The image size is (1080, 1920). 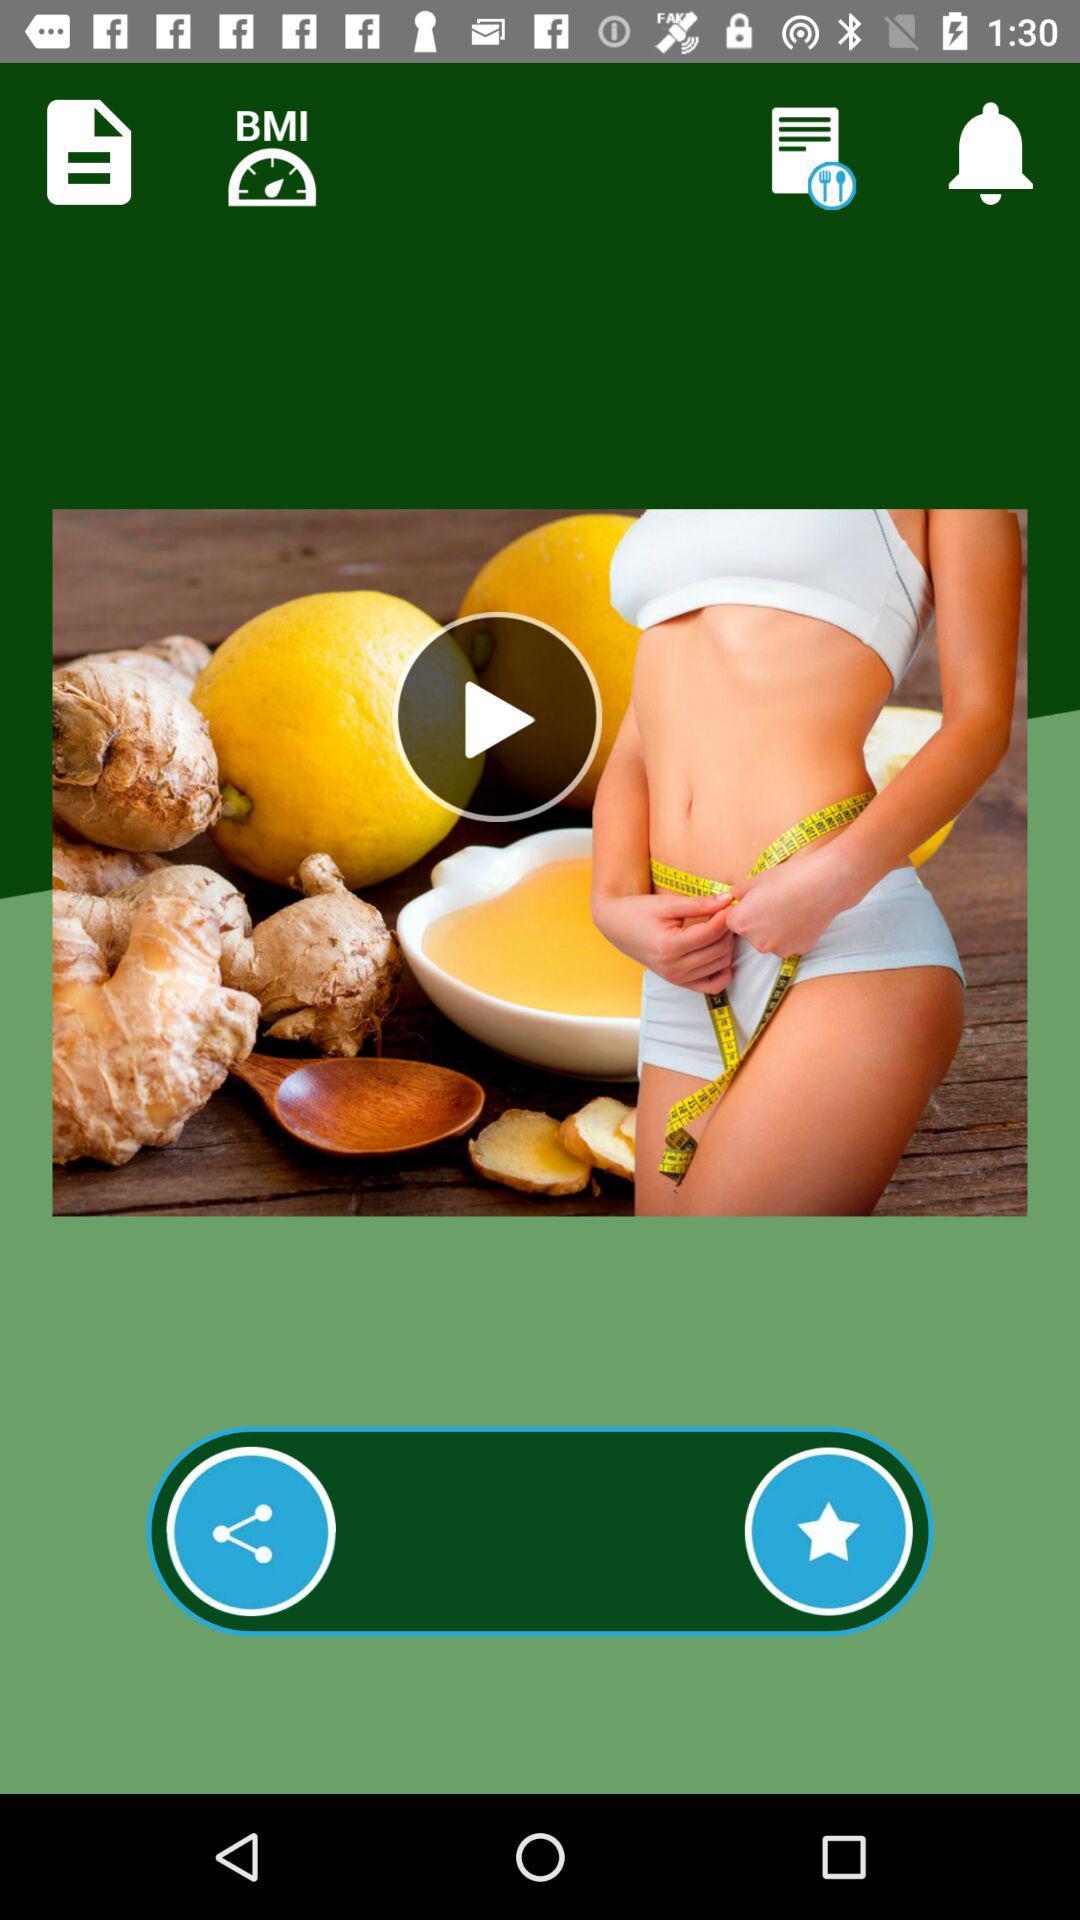 I want to click on for share, so click(x=250, y=1530).